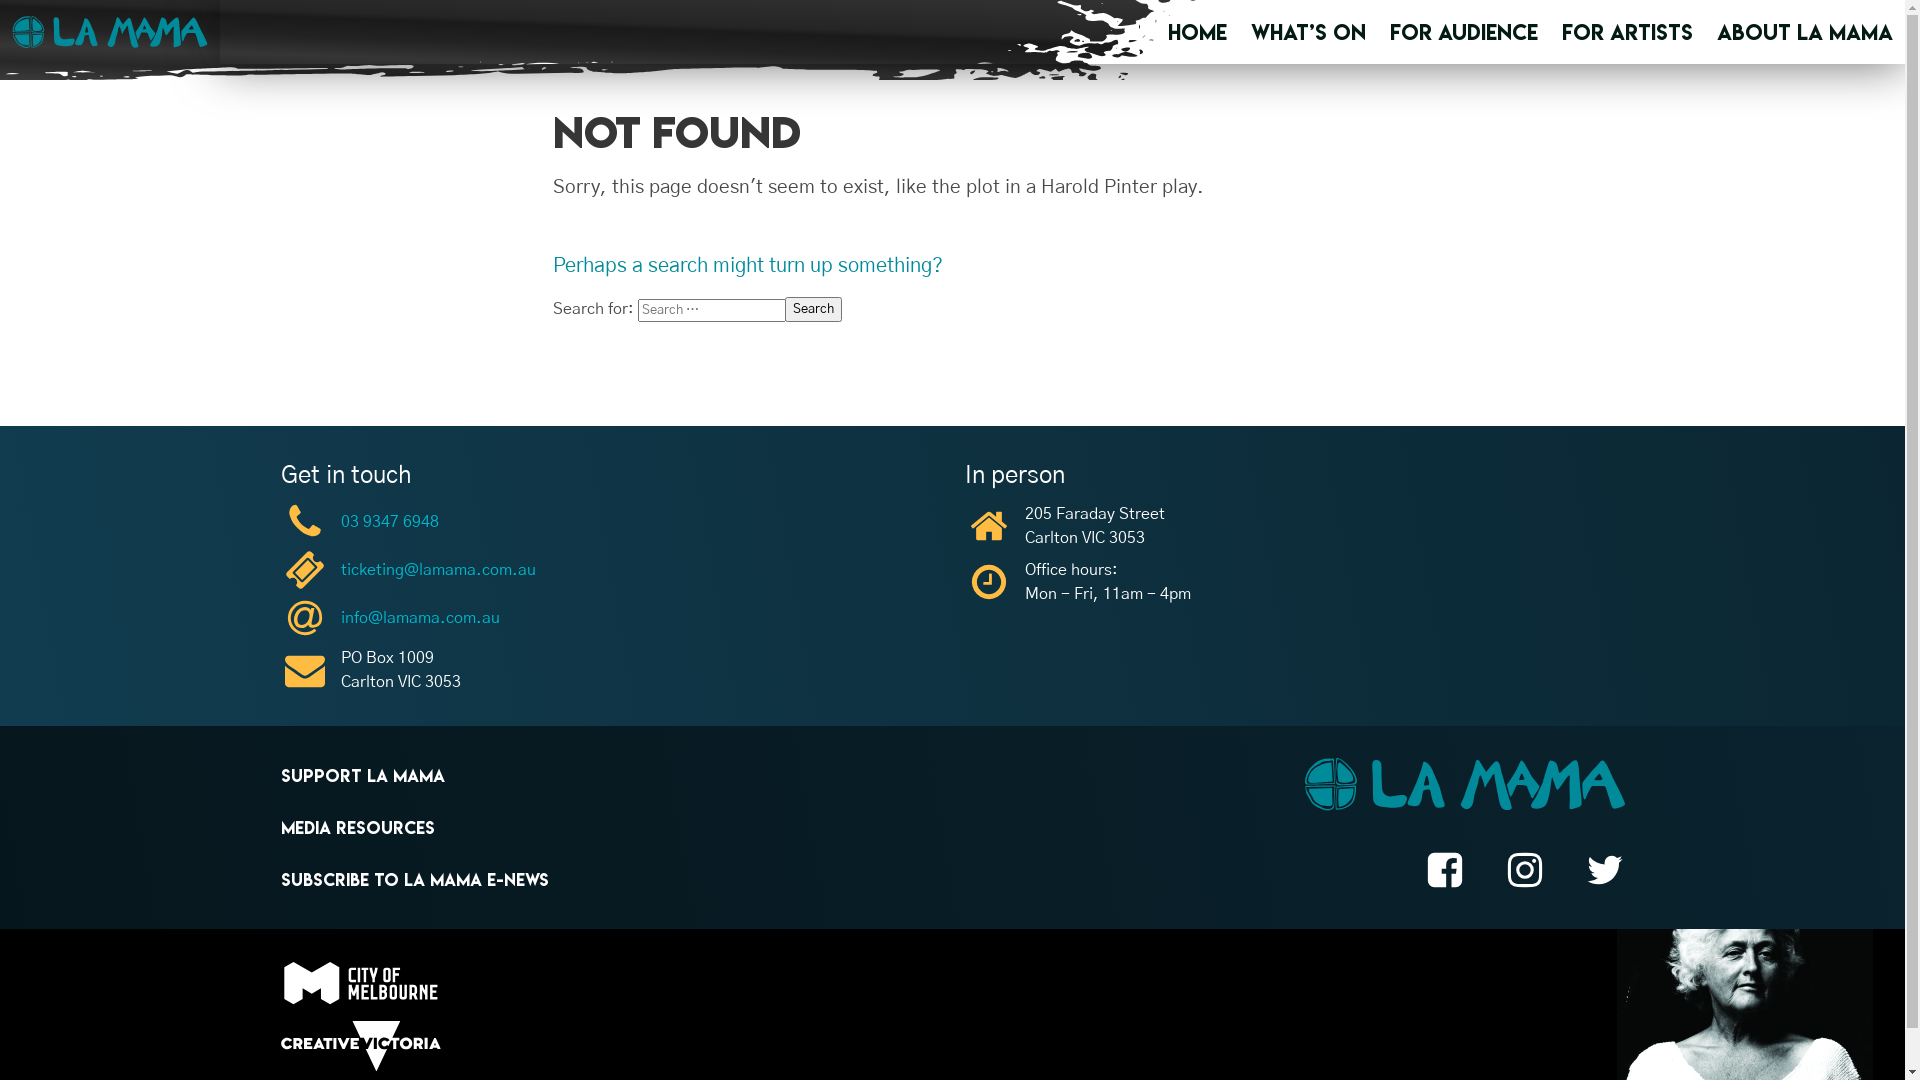  Describe the element at coordinates (1804, 31) in the screenshot. I see `'About La Mama'` at that location.